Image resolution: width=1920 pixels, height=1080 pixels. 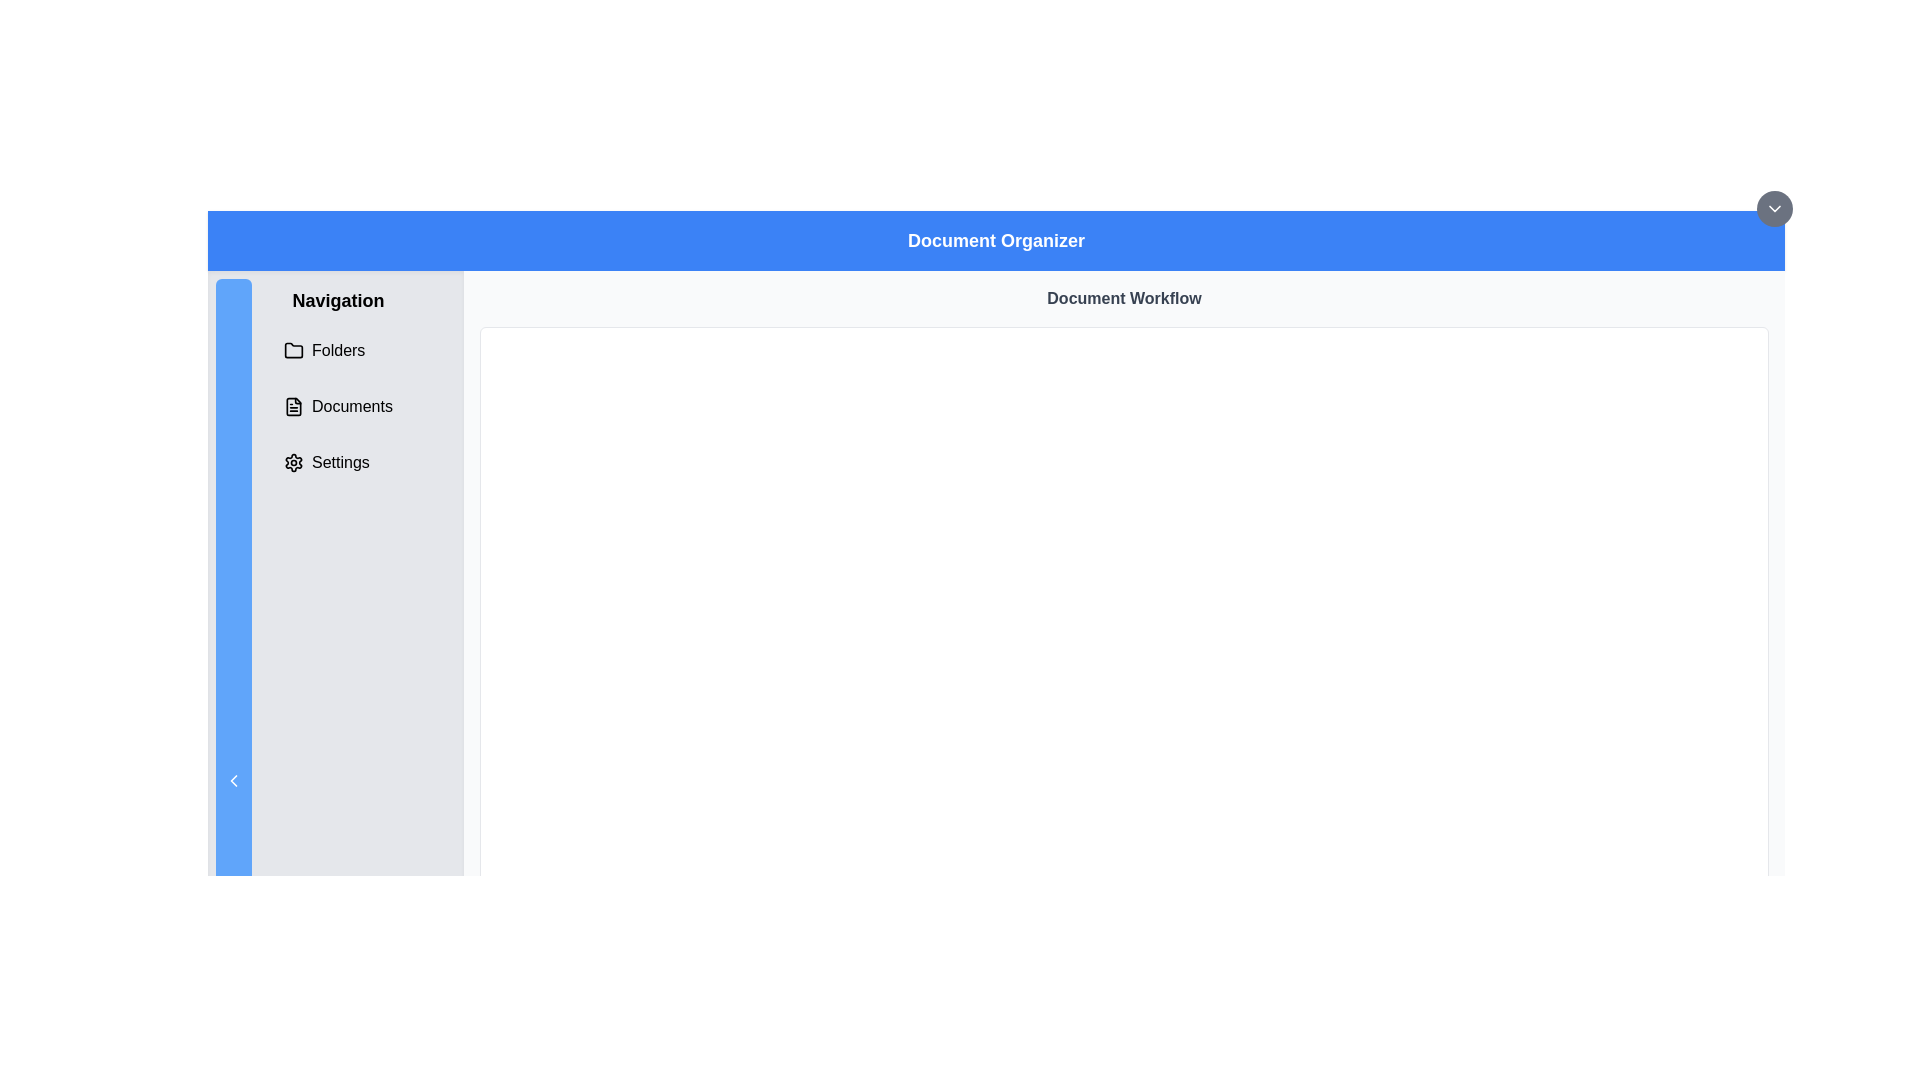 I want to click on the downward-pointing chevron-shaped icon with a thin black outline located on the far right side of the top blue header bar, so click(x=1775, y=208).